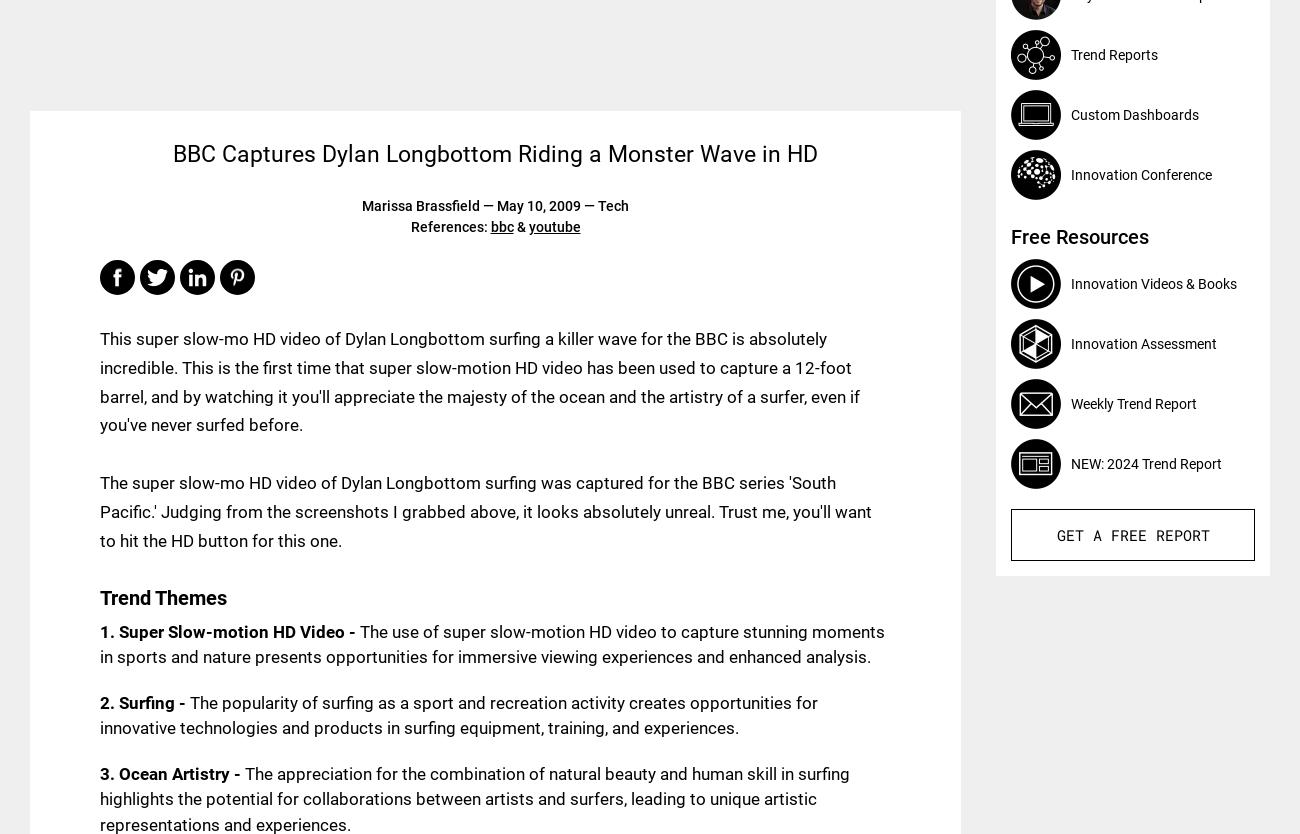  Describe the element at coordinates (1141, 174) in the screenshot. I see `'Innovation Conference'` at that location.